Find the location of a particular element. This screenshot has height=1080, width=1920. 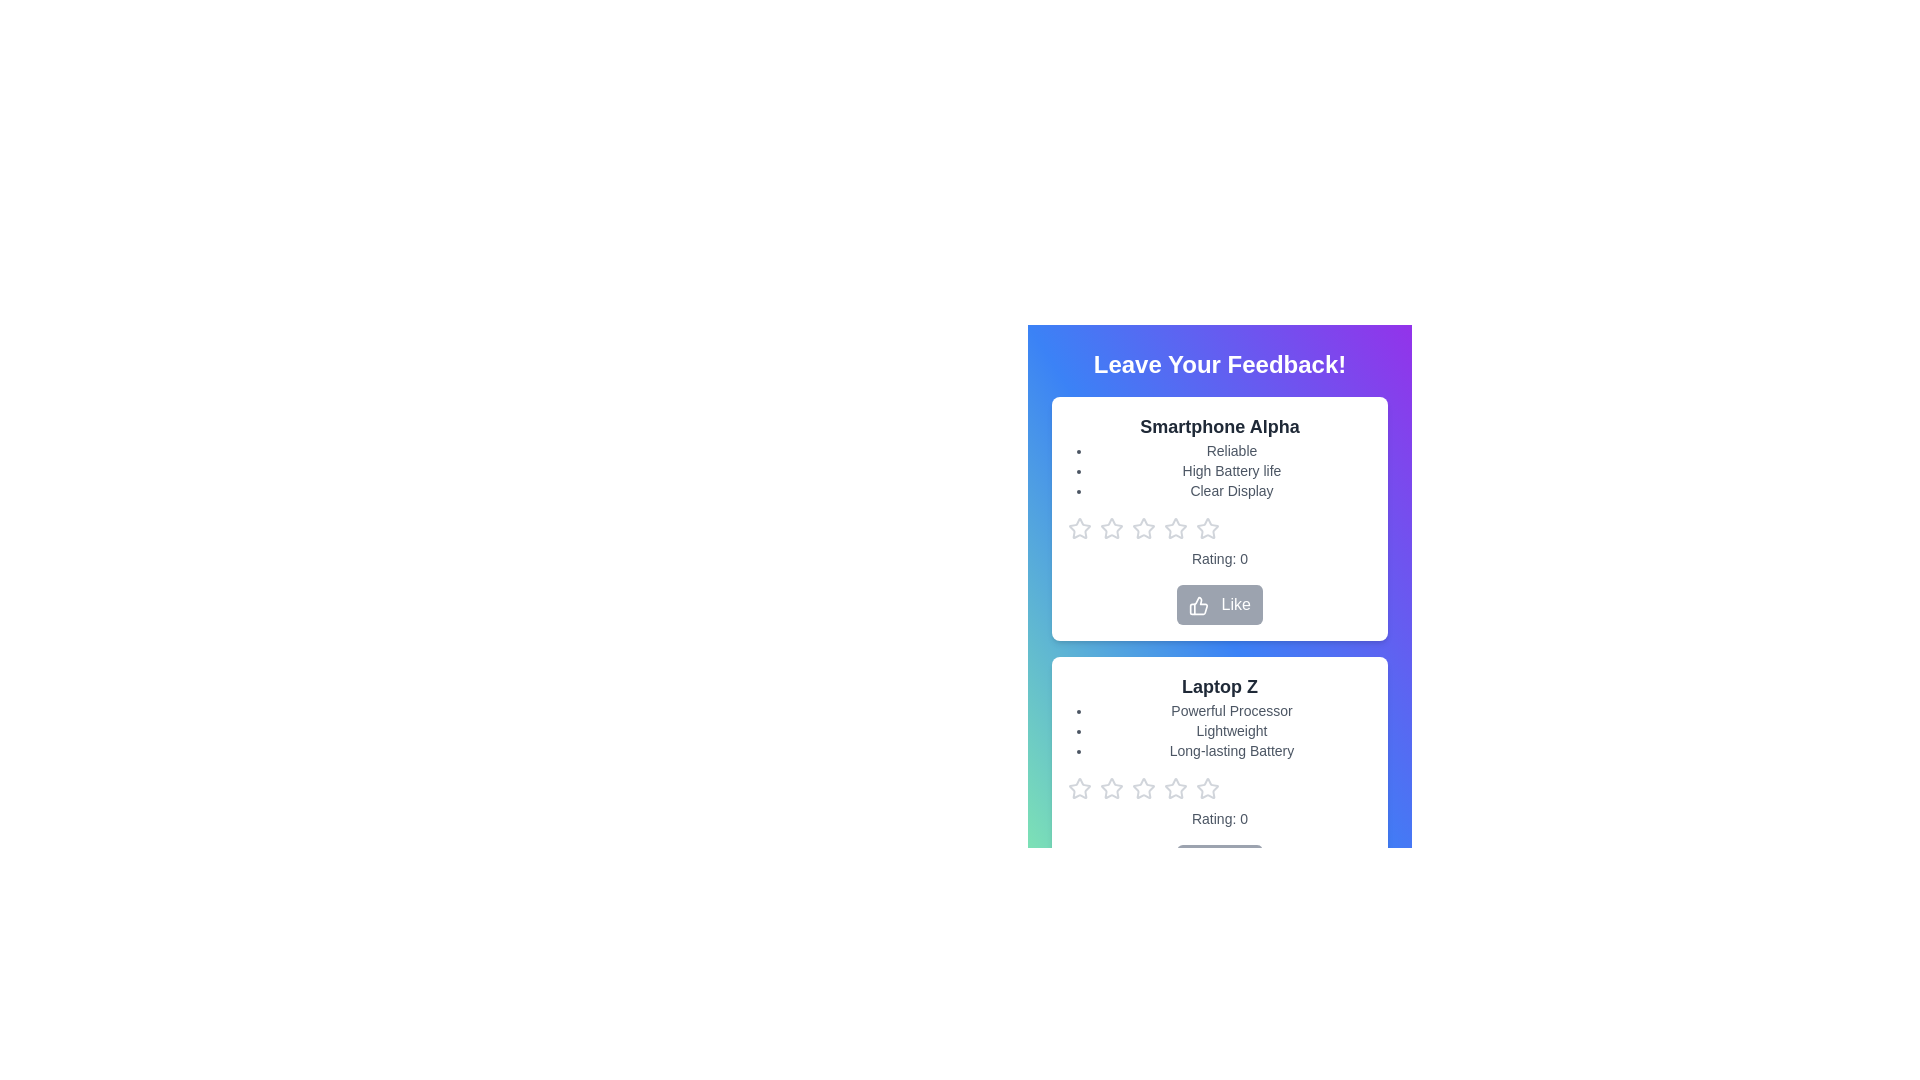

from the center of the first star icon in the 5-star rating system under the 'Laptop Z' feedback card is located at coordinates (1079, 787).